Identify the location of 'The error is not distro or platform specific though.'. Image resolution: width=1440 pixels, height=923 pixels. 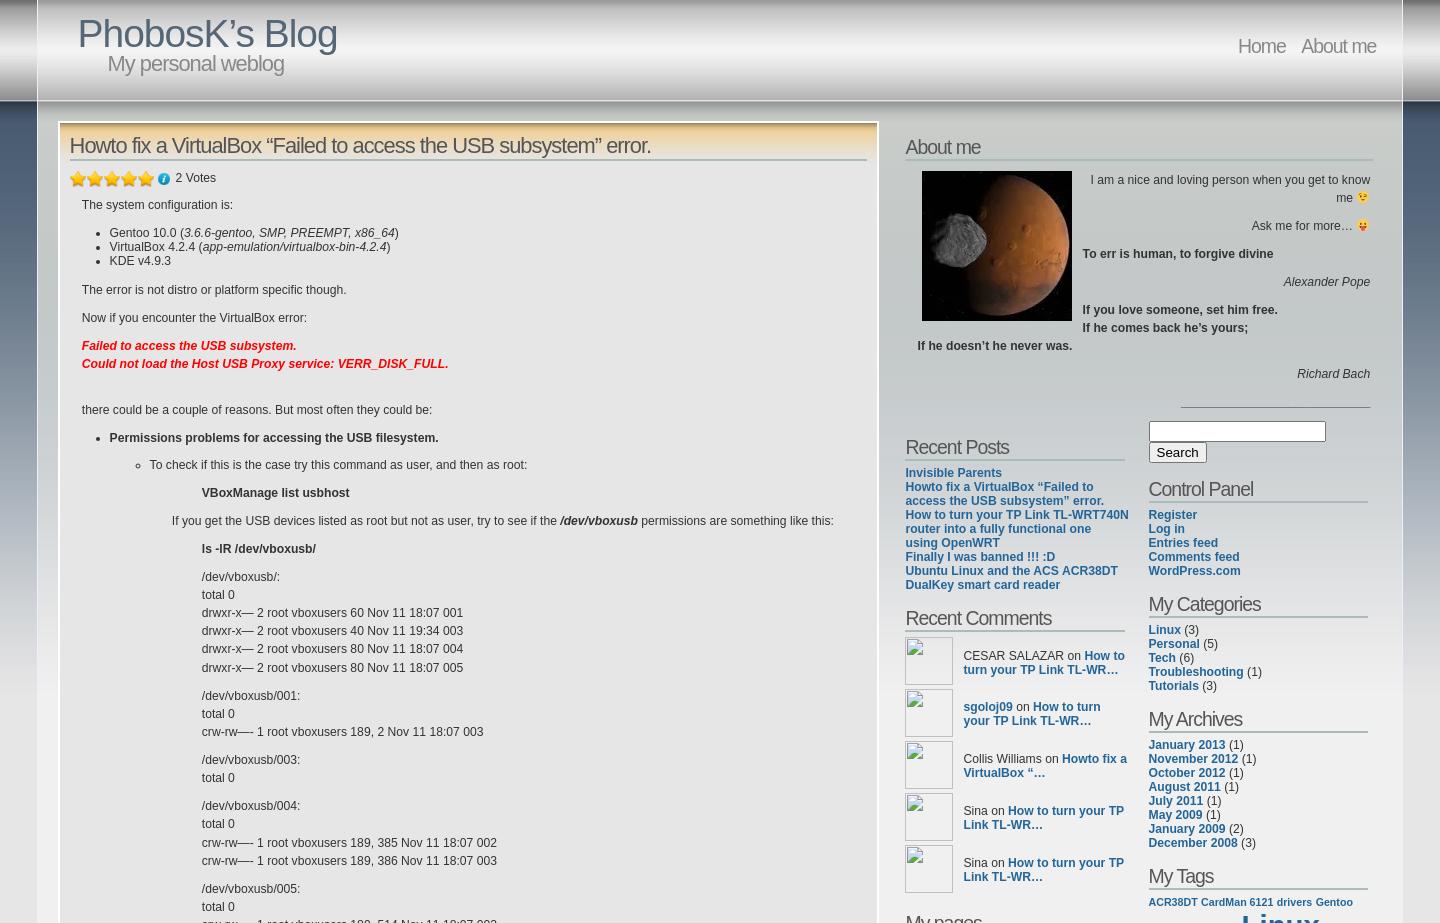
(81, 288).